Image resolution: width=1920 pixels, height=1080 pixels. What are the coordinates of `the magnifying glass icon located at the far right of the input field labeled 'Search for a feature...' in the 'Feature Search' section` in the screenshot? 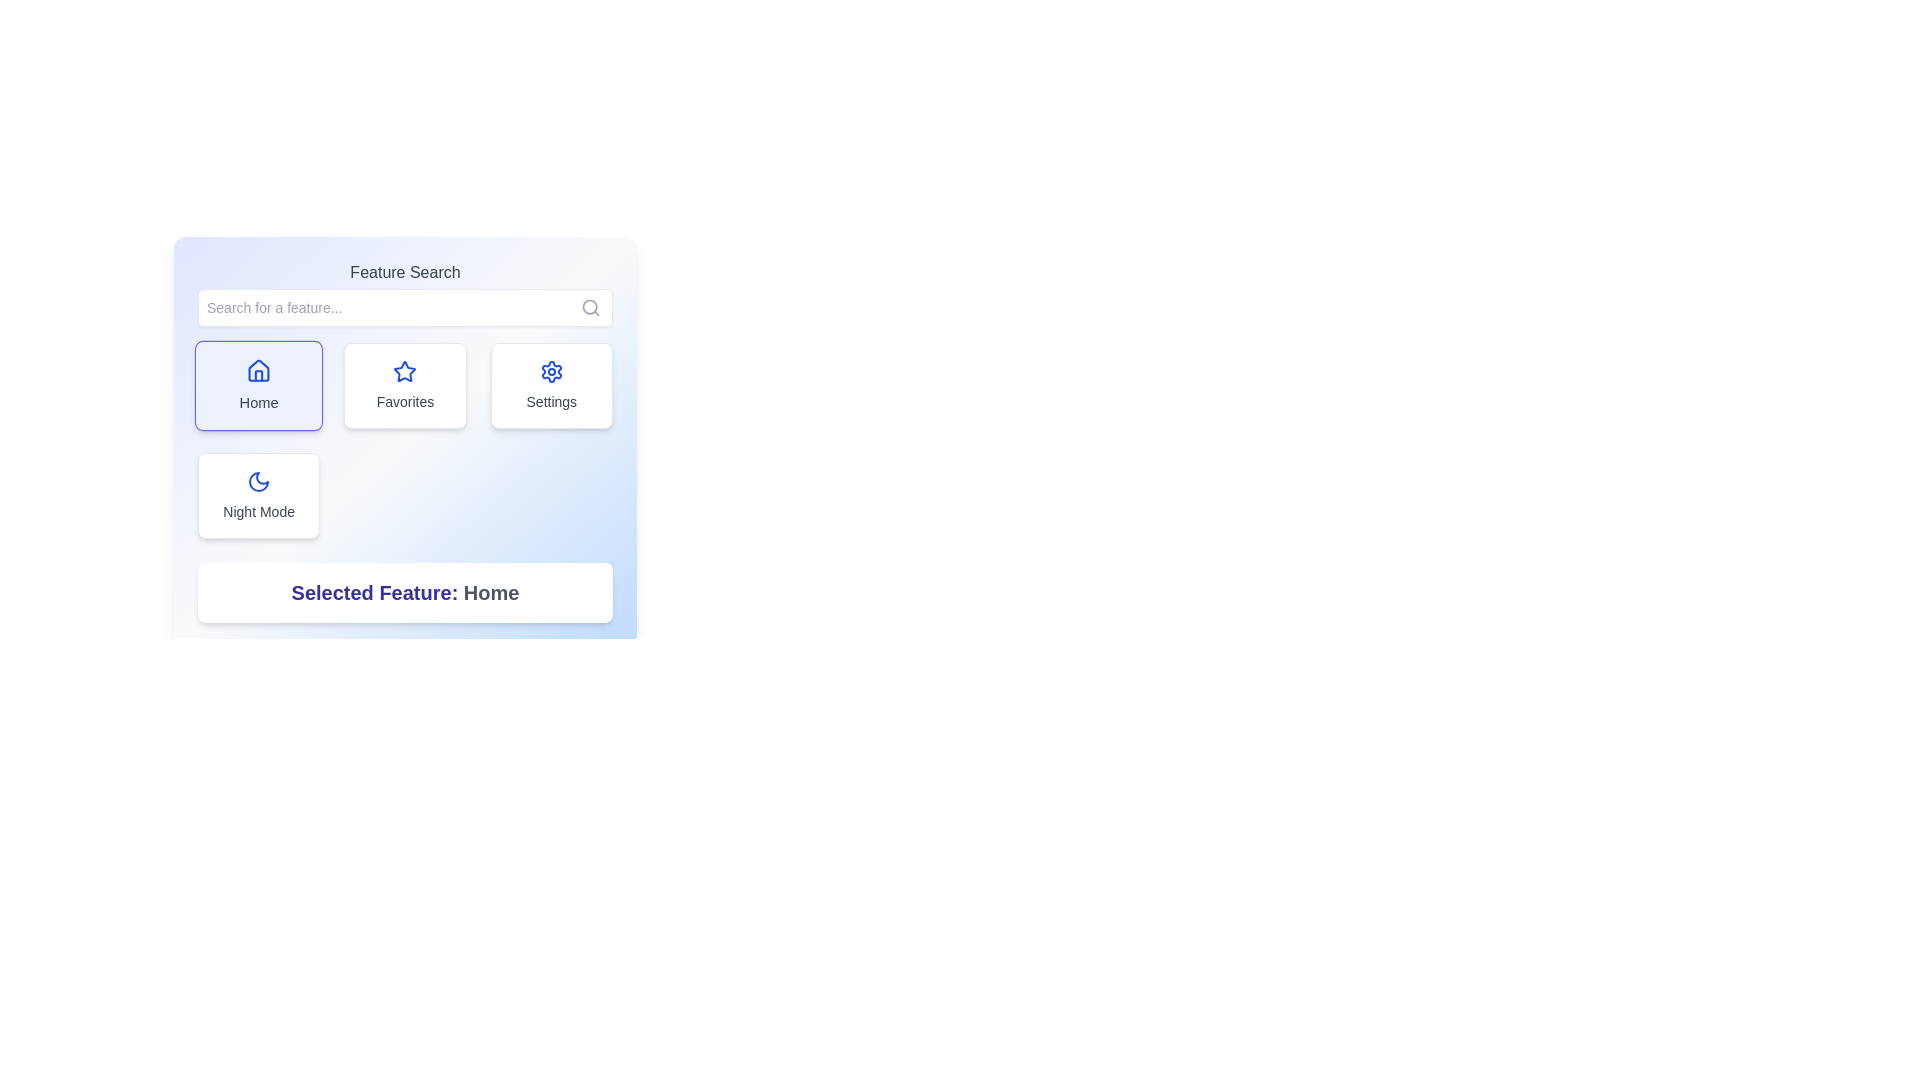 It's located at (589, 308).